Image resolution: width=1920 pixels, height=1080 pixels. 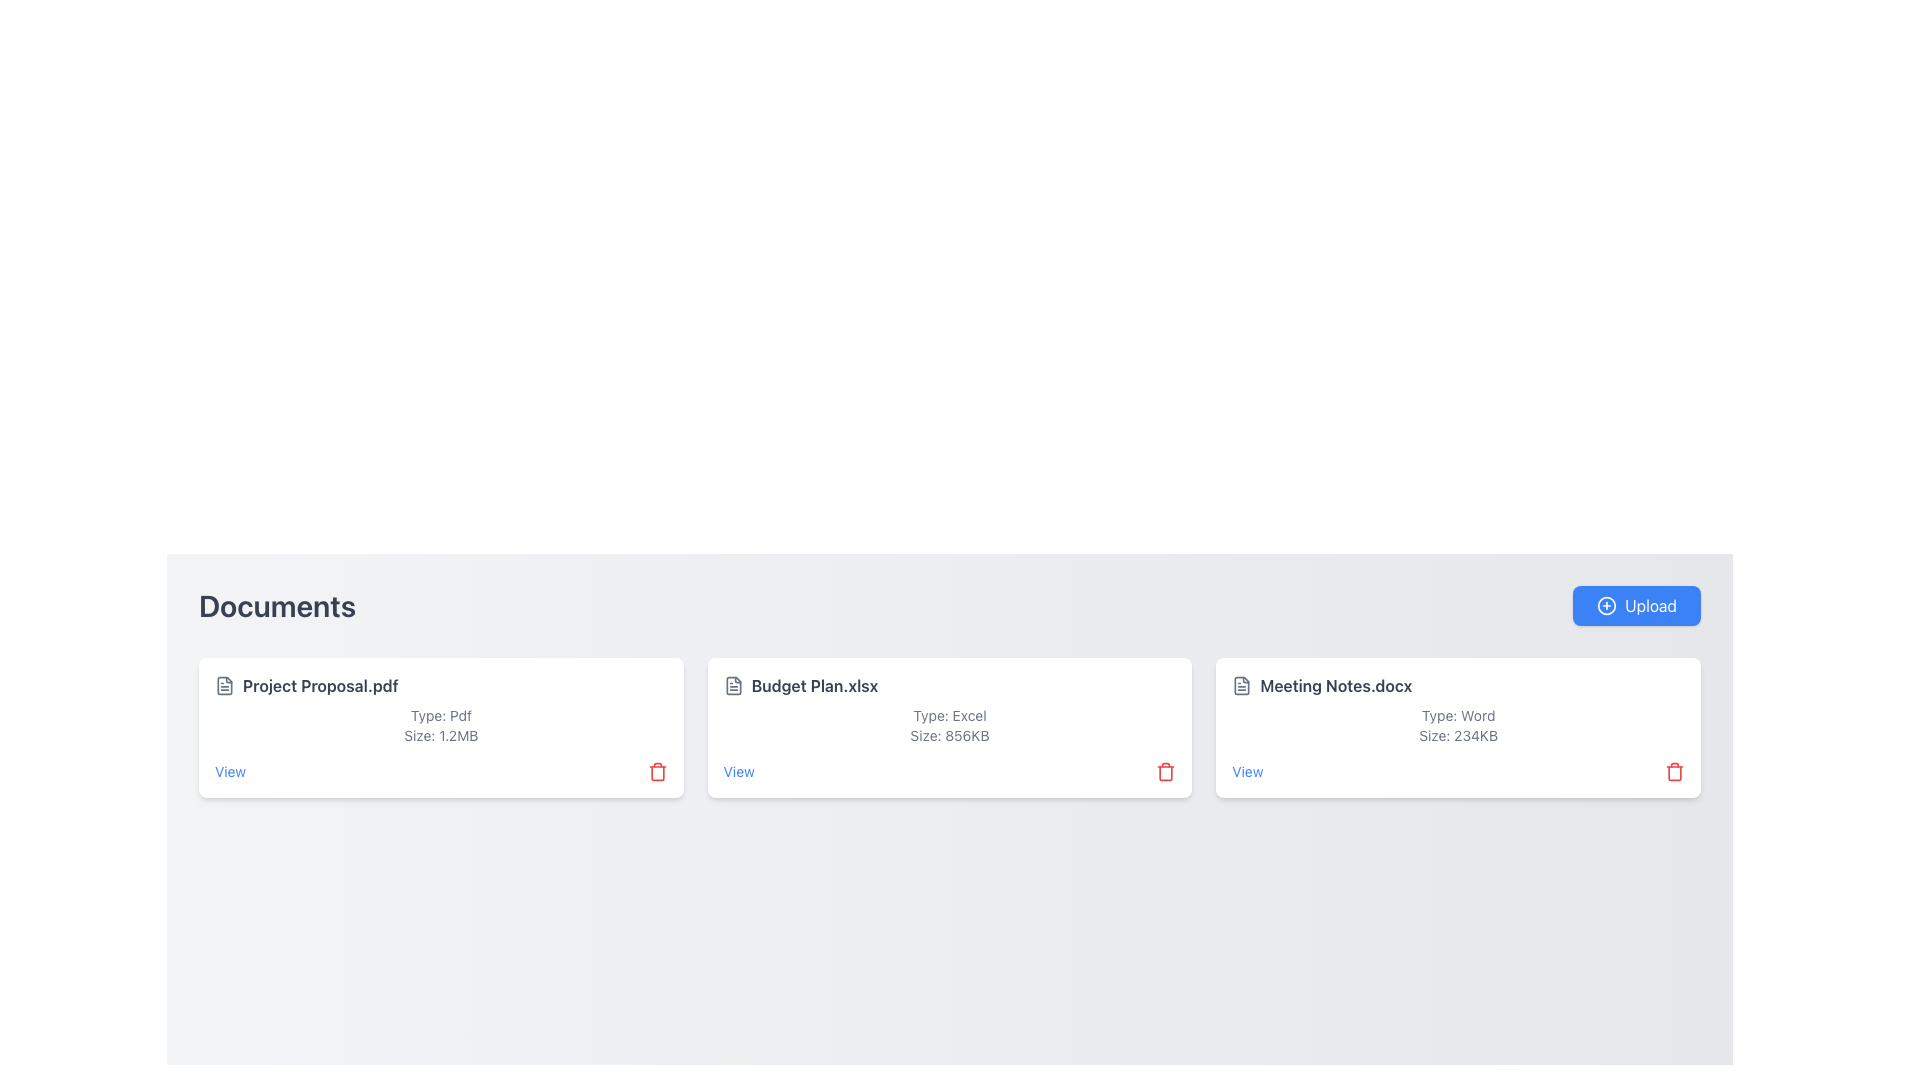 What do you see at coordinates (1607, 604) in the screenshot?
I see `the circular plus sign icon inside the top-right blue 'Upload' button, which suggests an 'add' or 'create' action` at bounding box center [1607, 604].